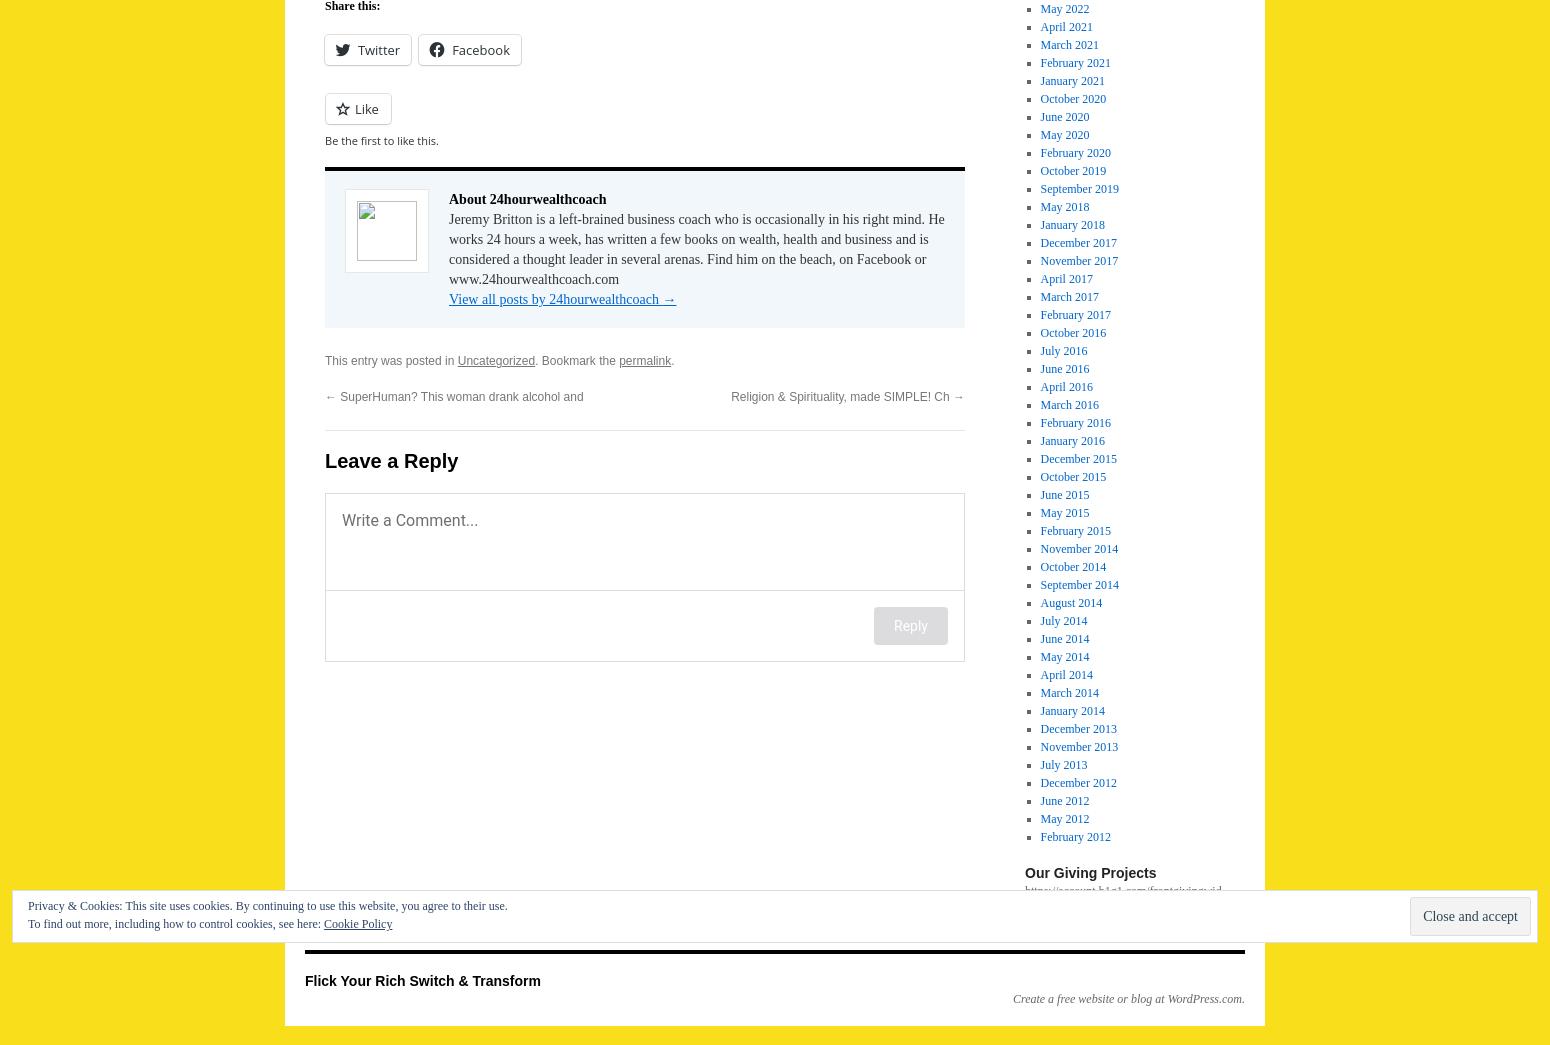  I want to click on 'January 2018', so click(1040, 224).